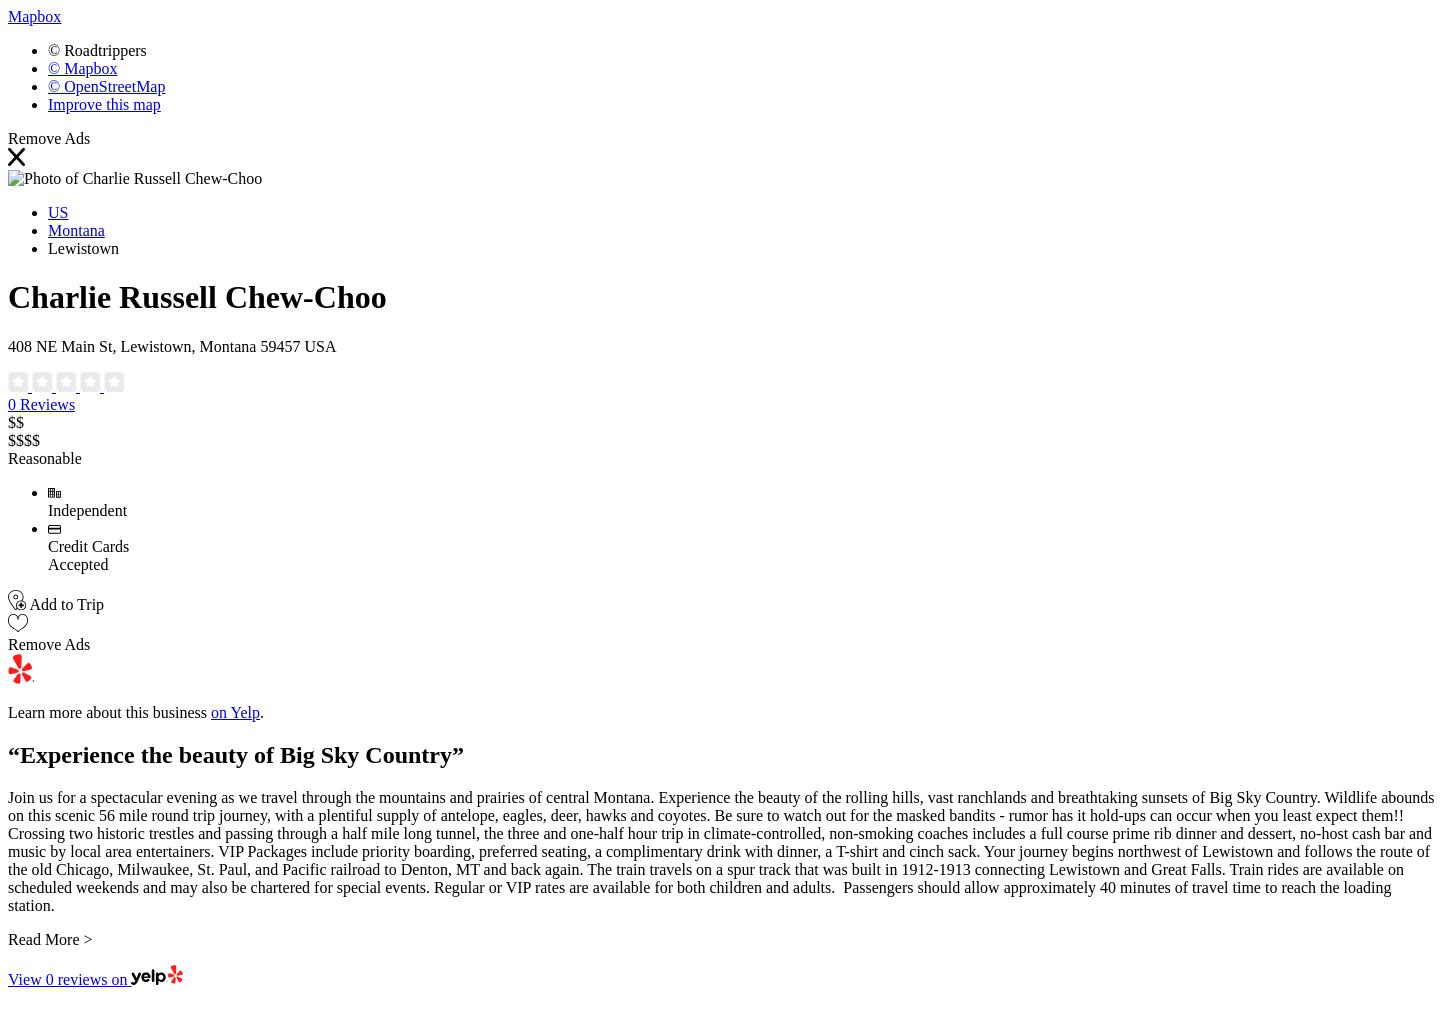  I want to click on 'View 0 reviews on', so click(67, 979).